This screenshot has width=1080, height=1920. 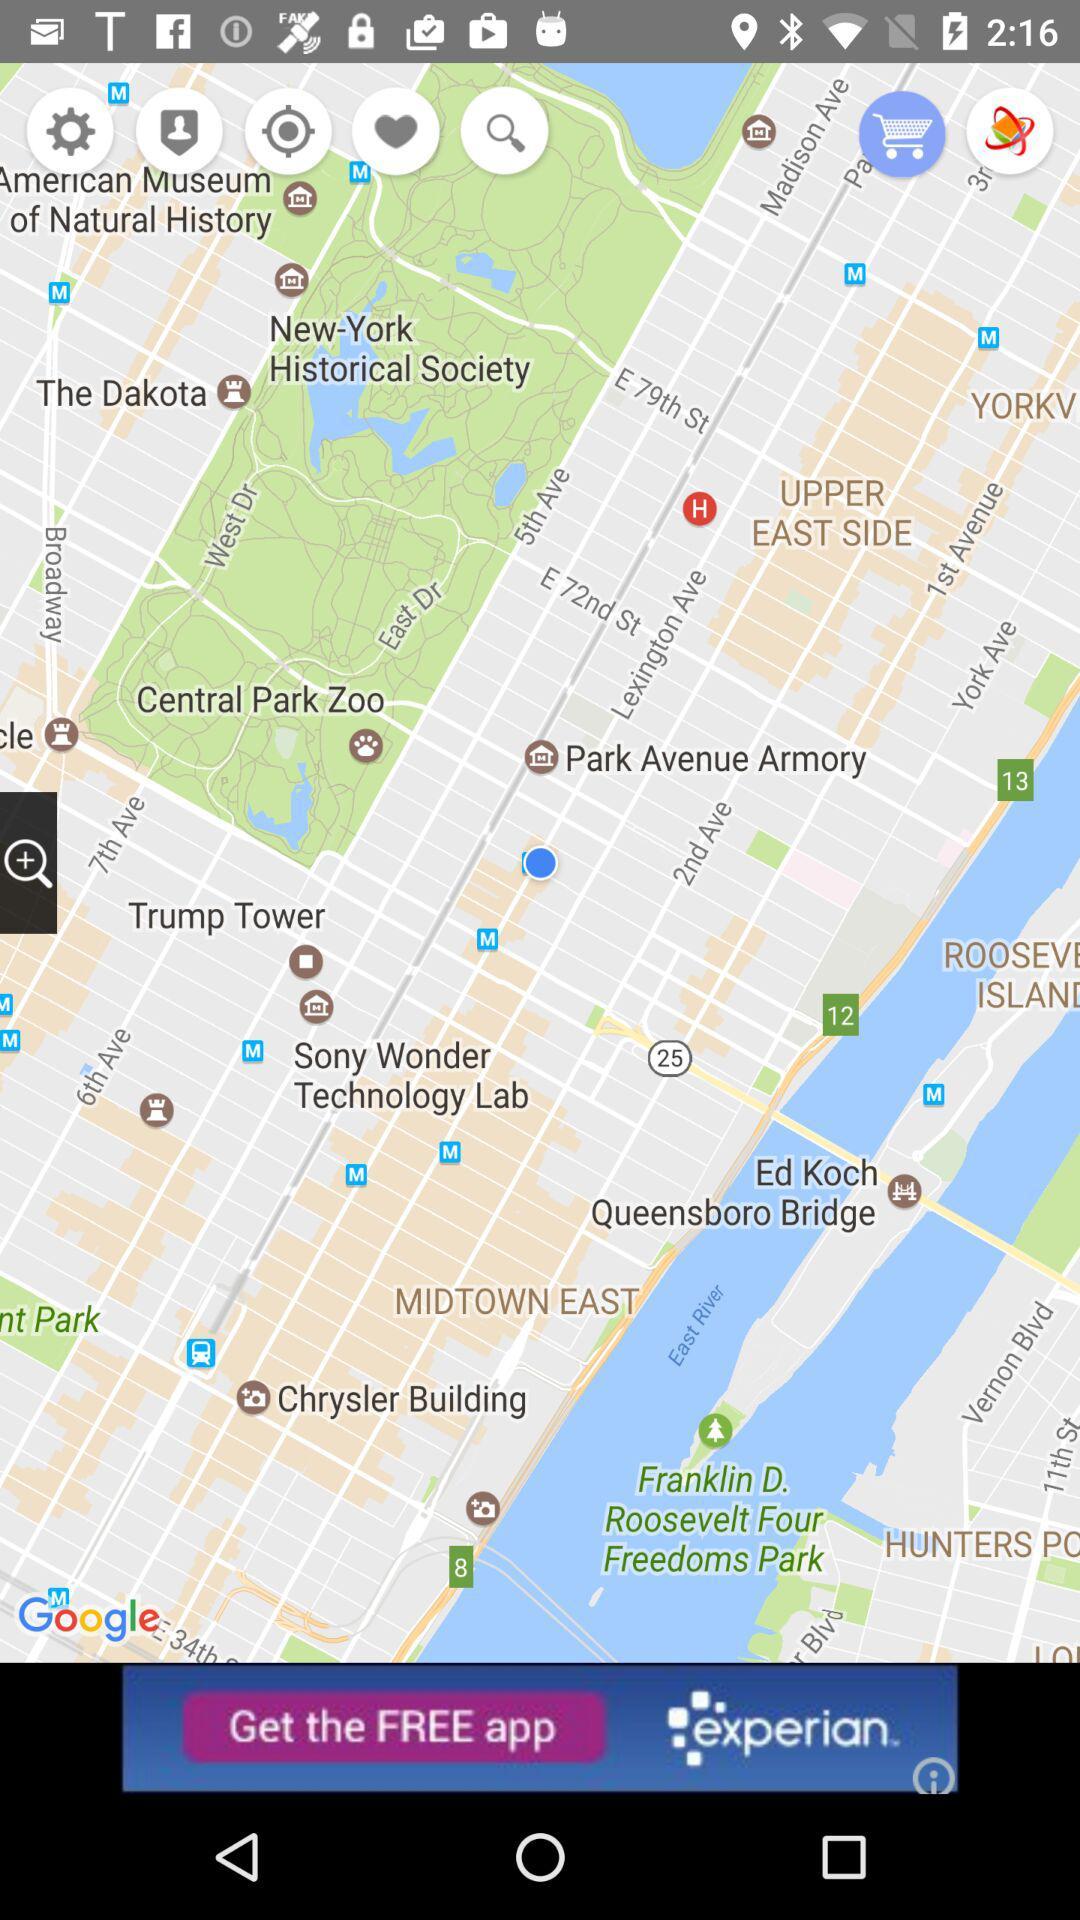 I want to click on open settings, so click(x=69, y=132).